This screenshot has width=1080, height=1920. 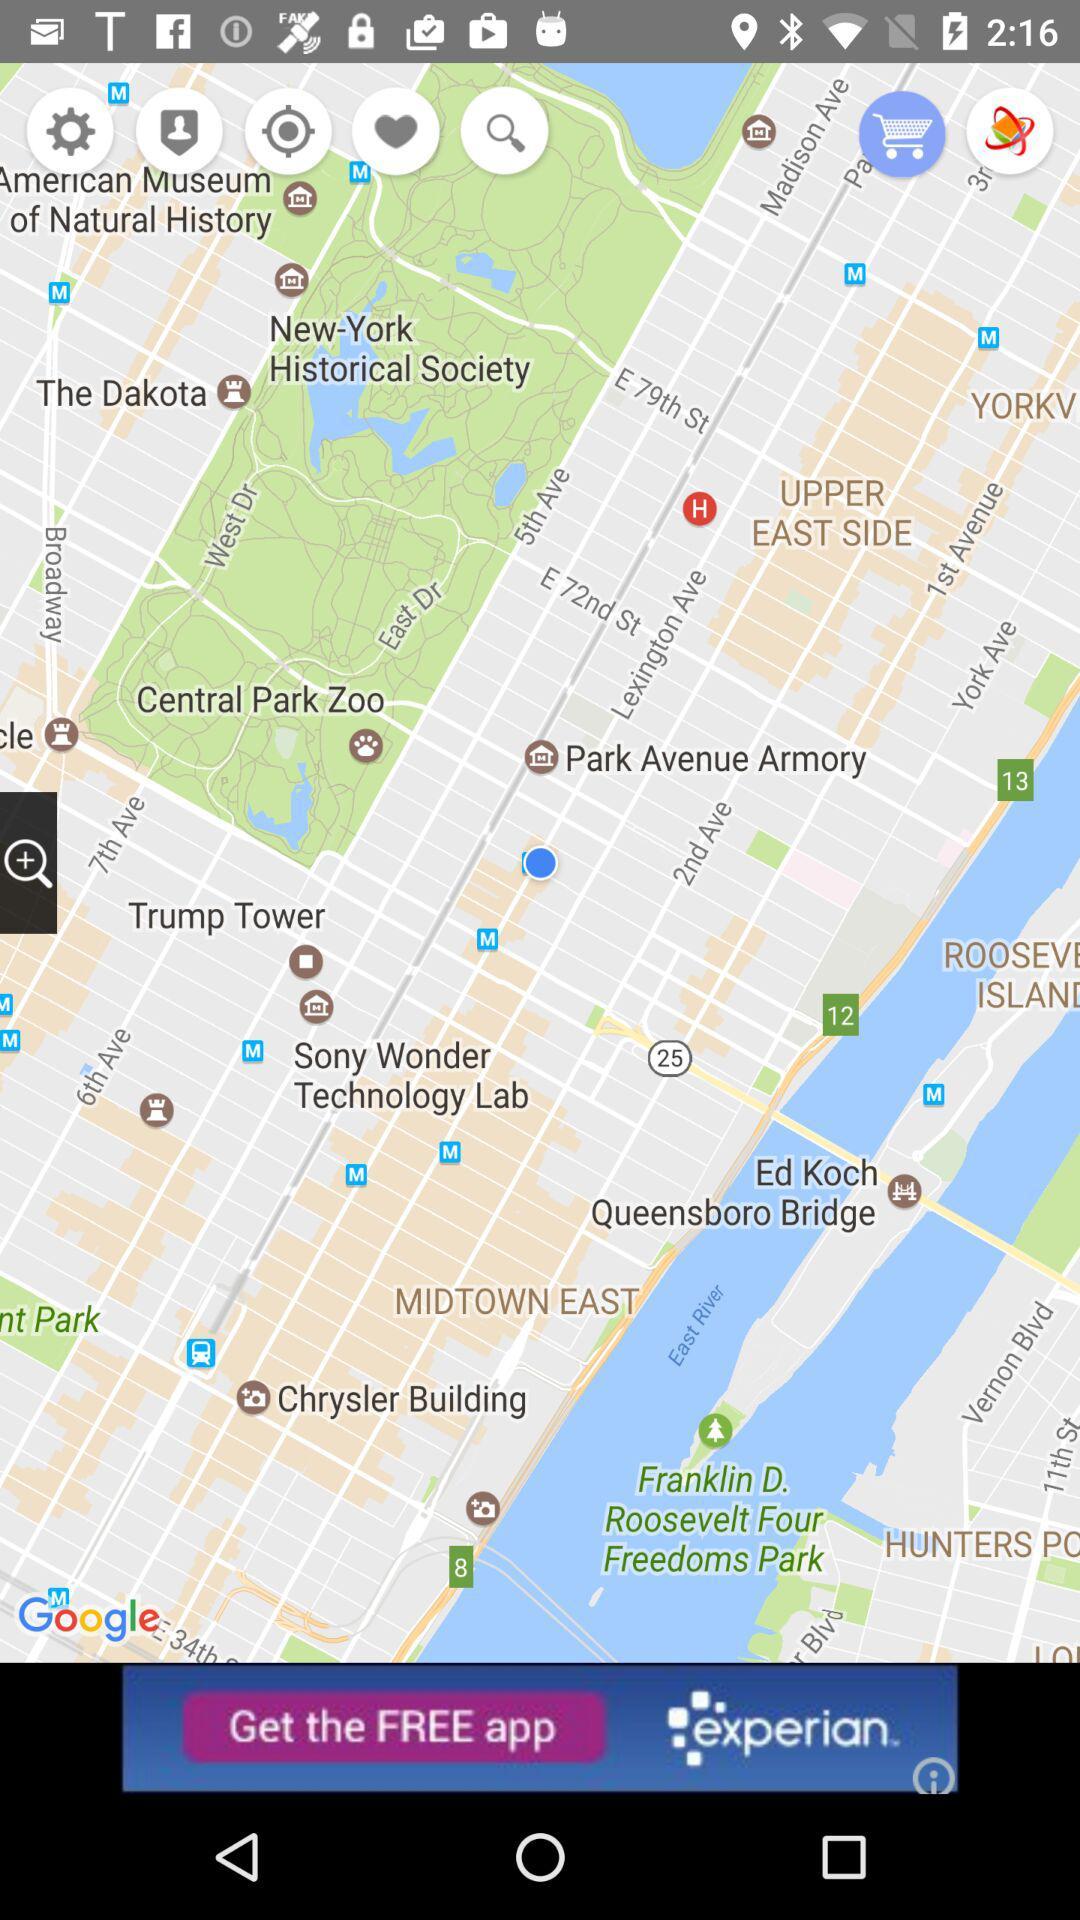 I want to click on open settings, so click(x=69, y=132).